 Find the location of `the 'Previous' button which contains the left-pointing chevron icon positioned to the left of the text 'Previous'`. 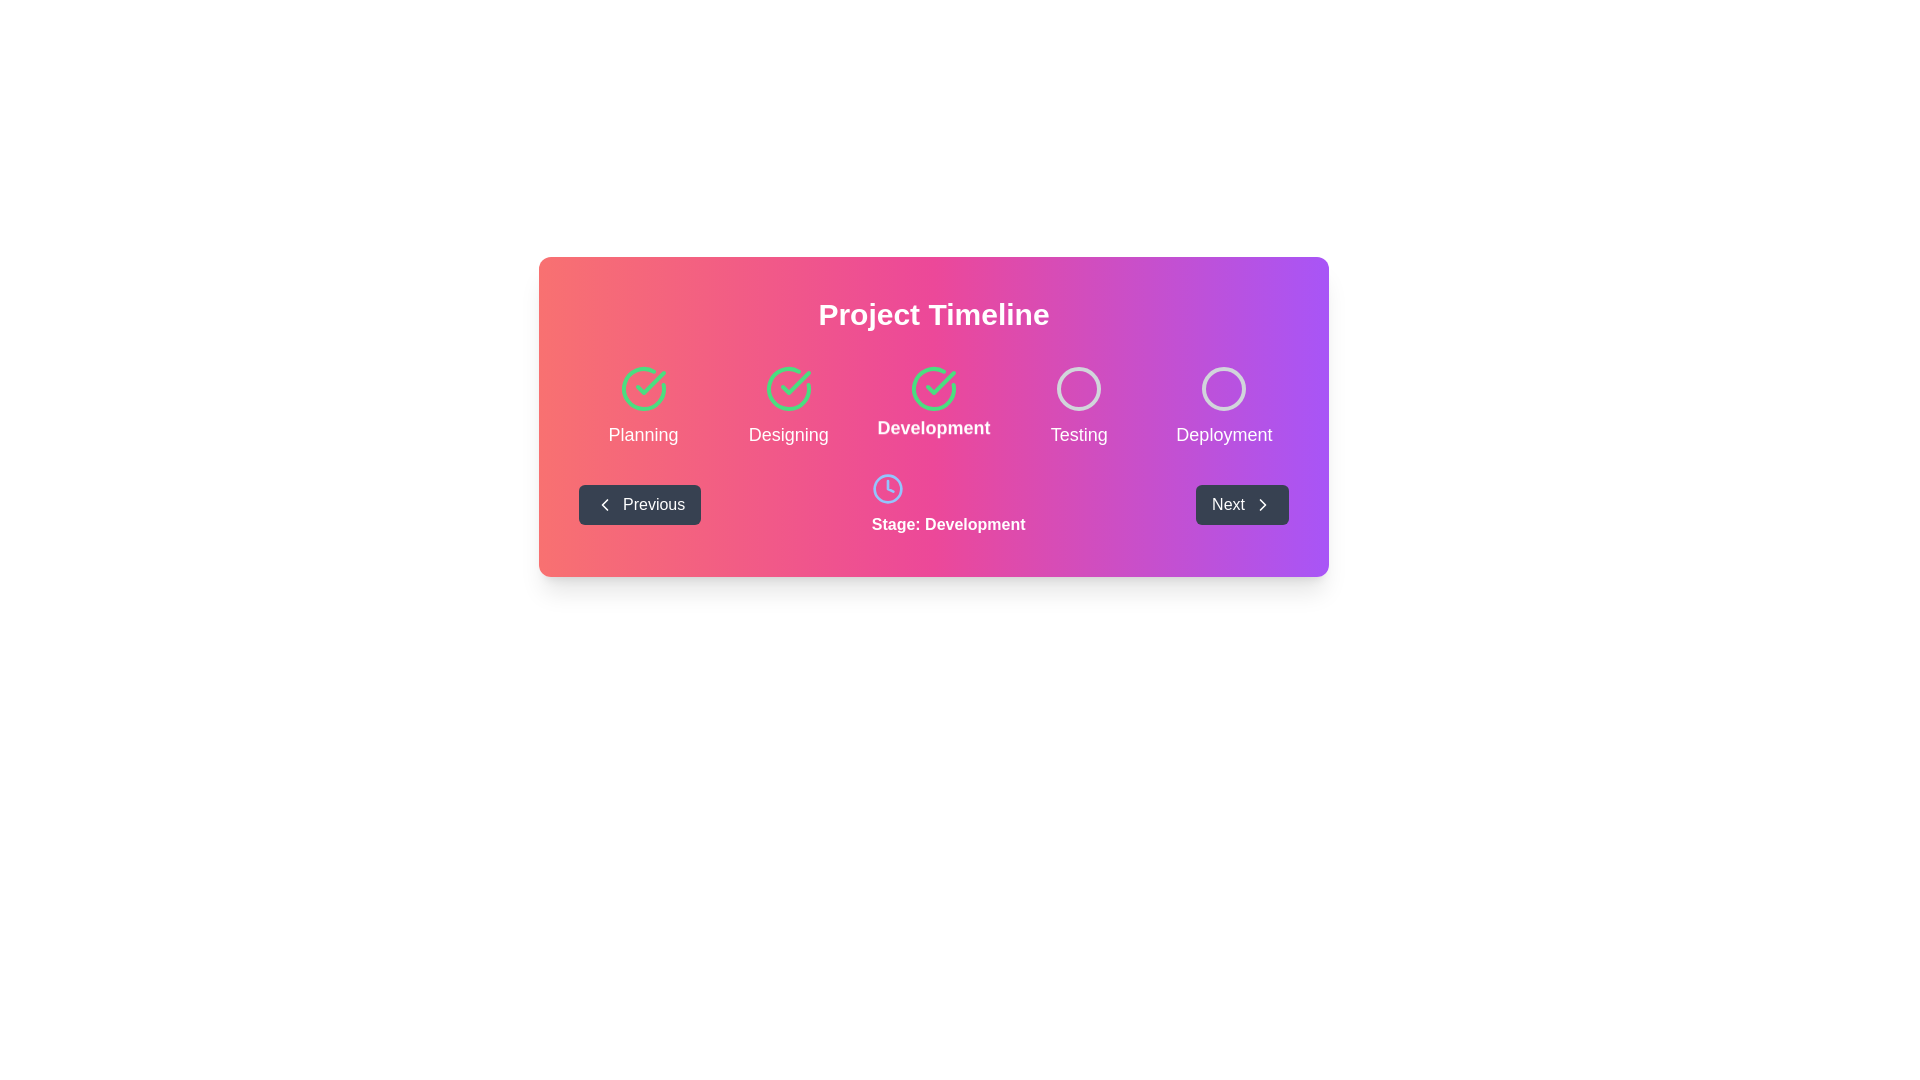

the 'Previous' button which contains the left-pointing chevron icon positioned to the left of the text 'Previous' is located at coordinates (603, 504).